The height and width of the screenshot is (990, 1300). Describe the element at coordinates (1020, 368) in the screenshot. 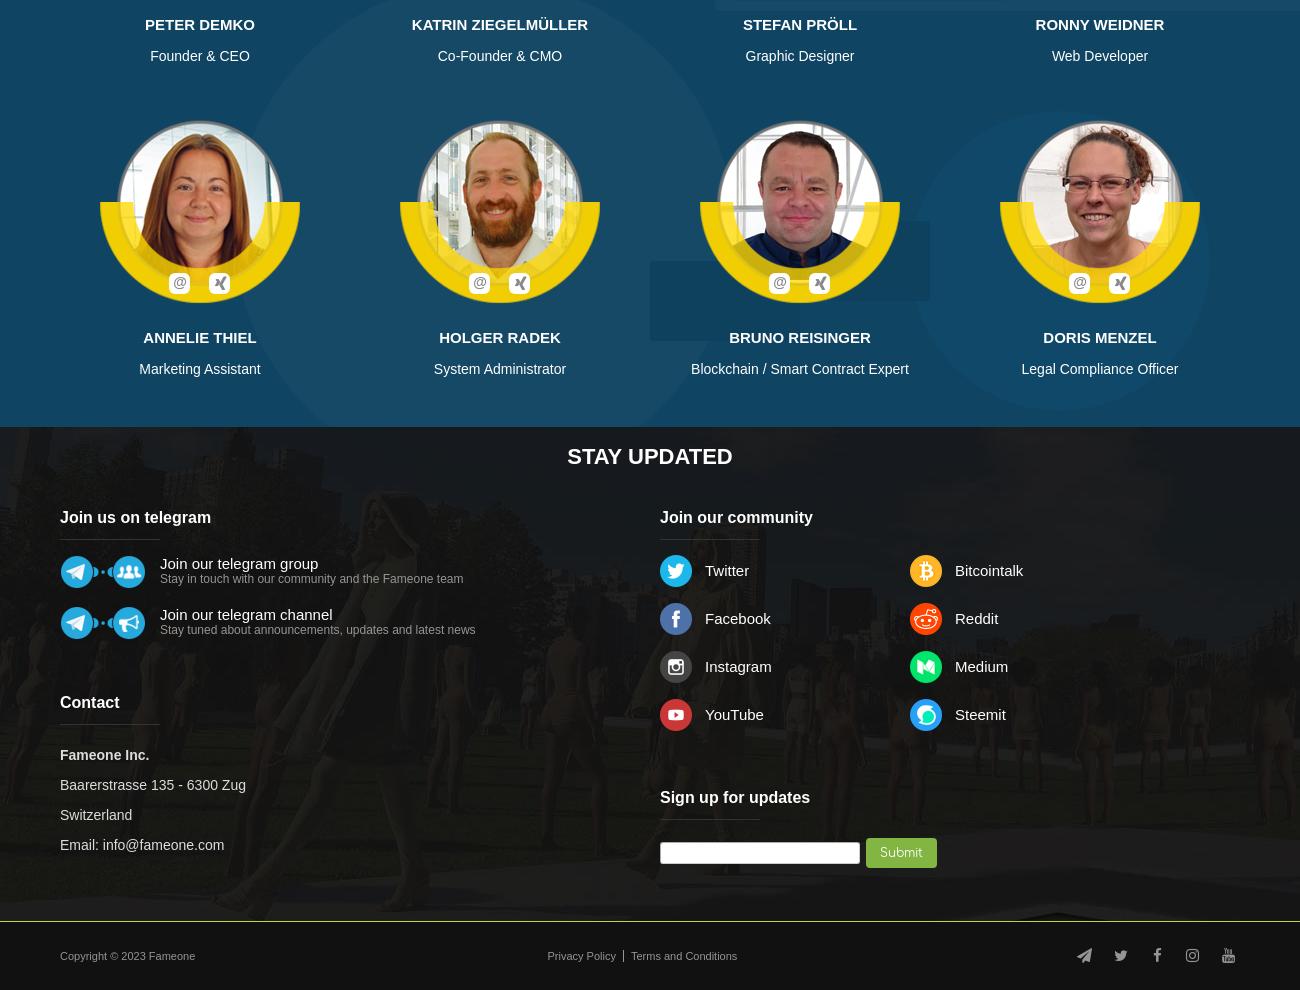

I see `'Legal Compliance Officer'` at that location.